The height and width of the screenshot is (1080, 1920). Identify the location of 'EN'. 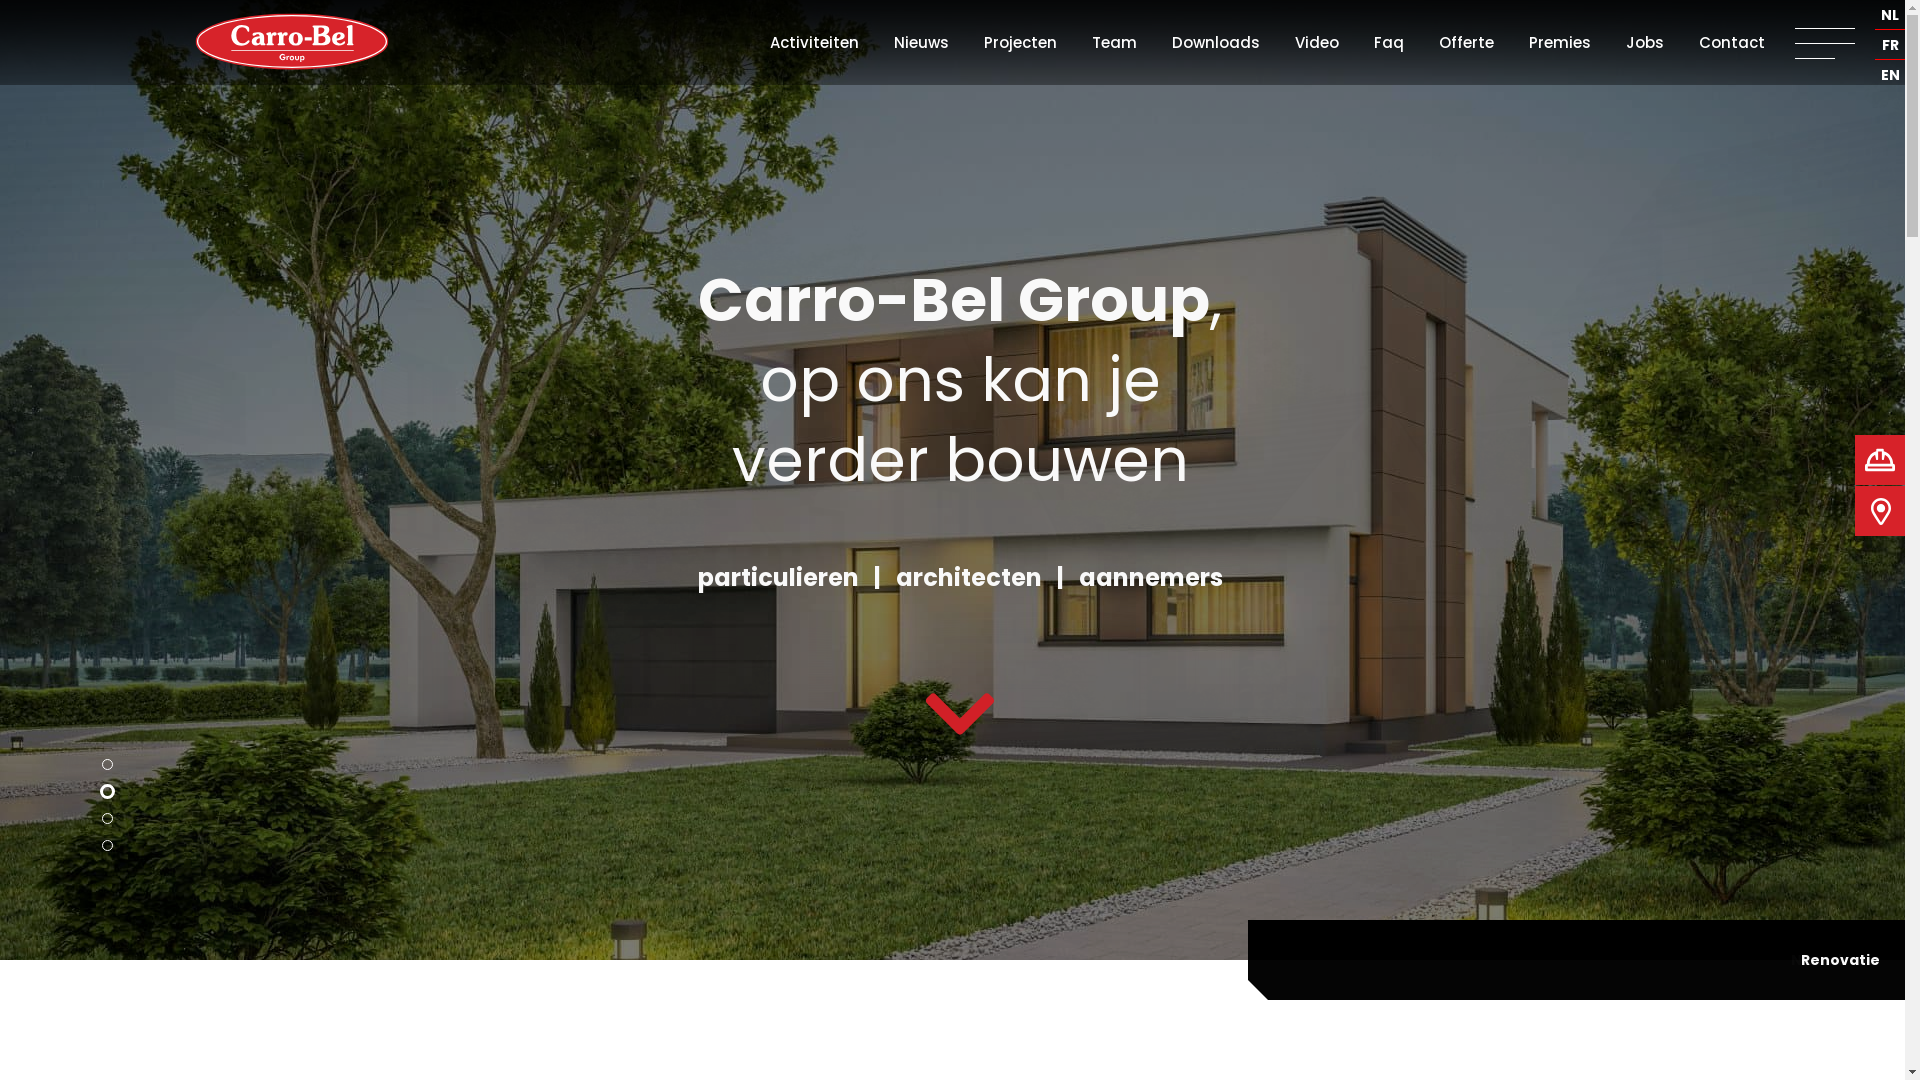
(1889, 74).